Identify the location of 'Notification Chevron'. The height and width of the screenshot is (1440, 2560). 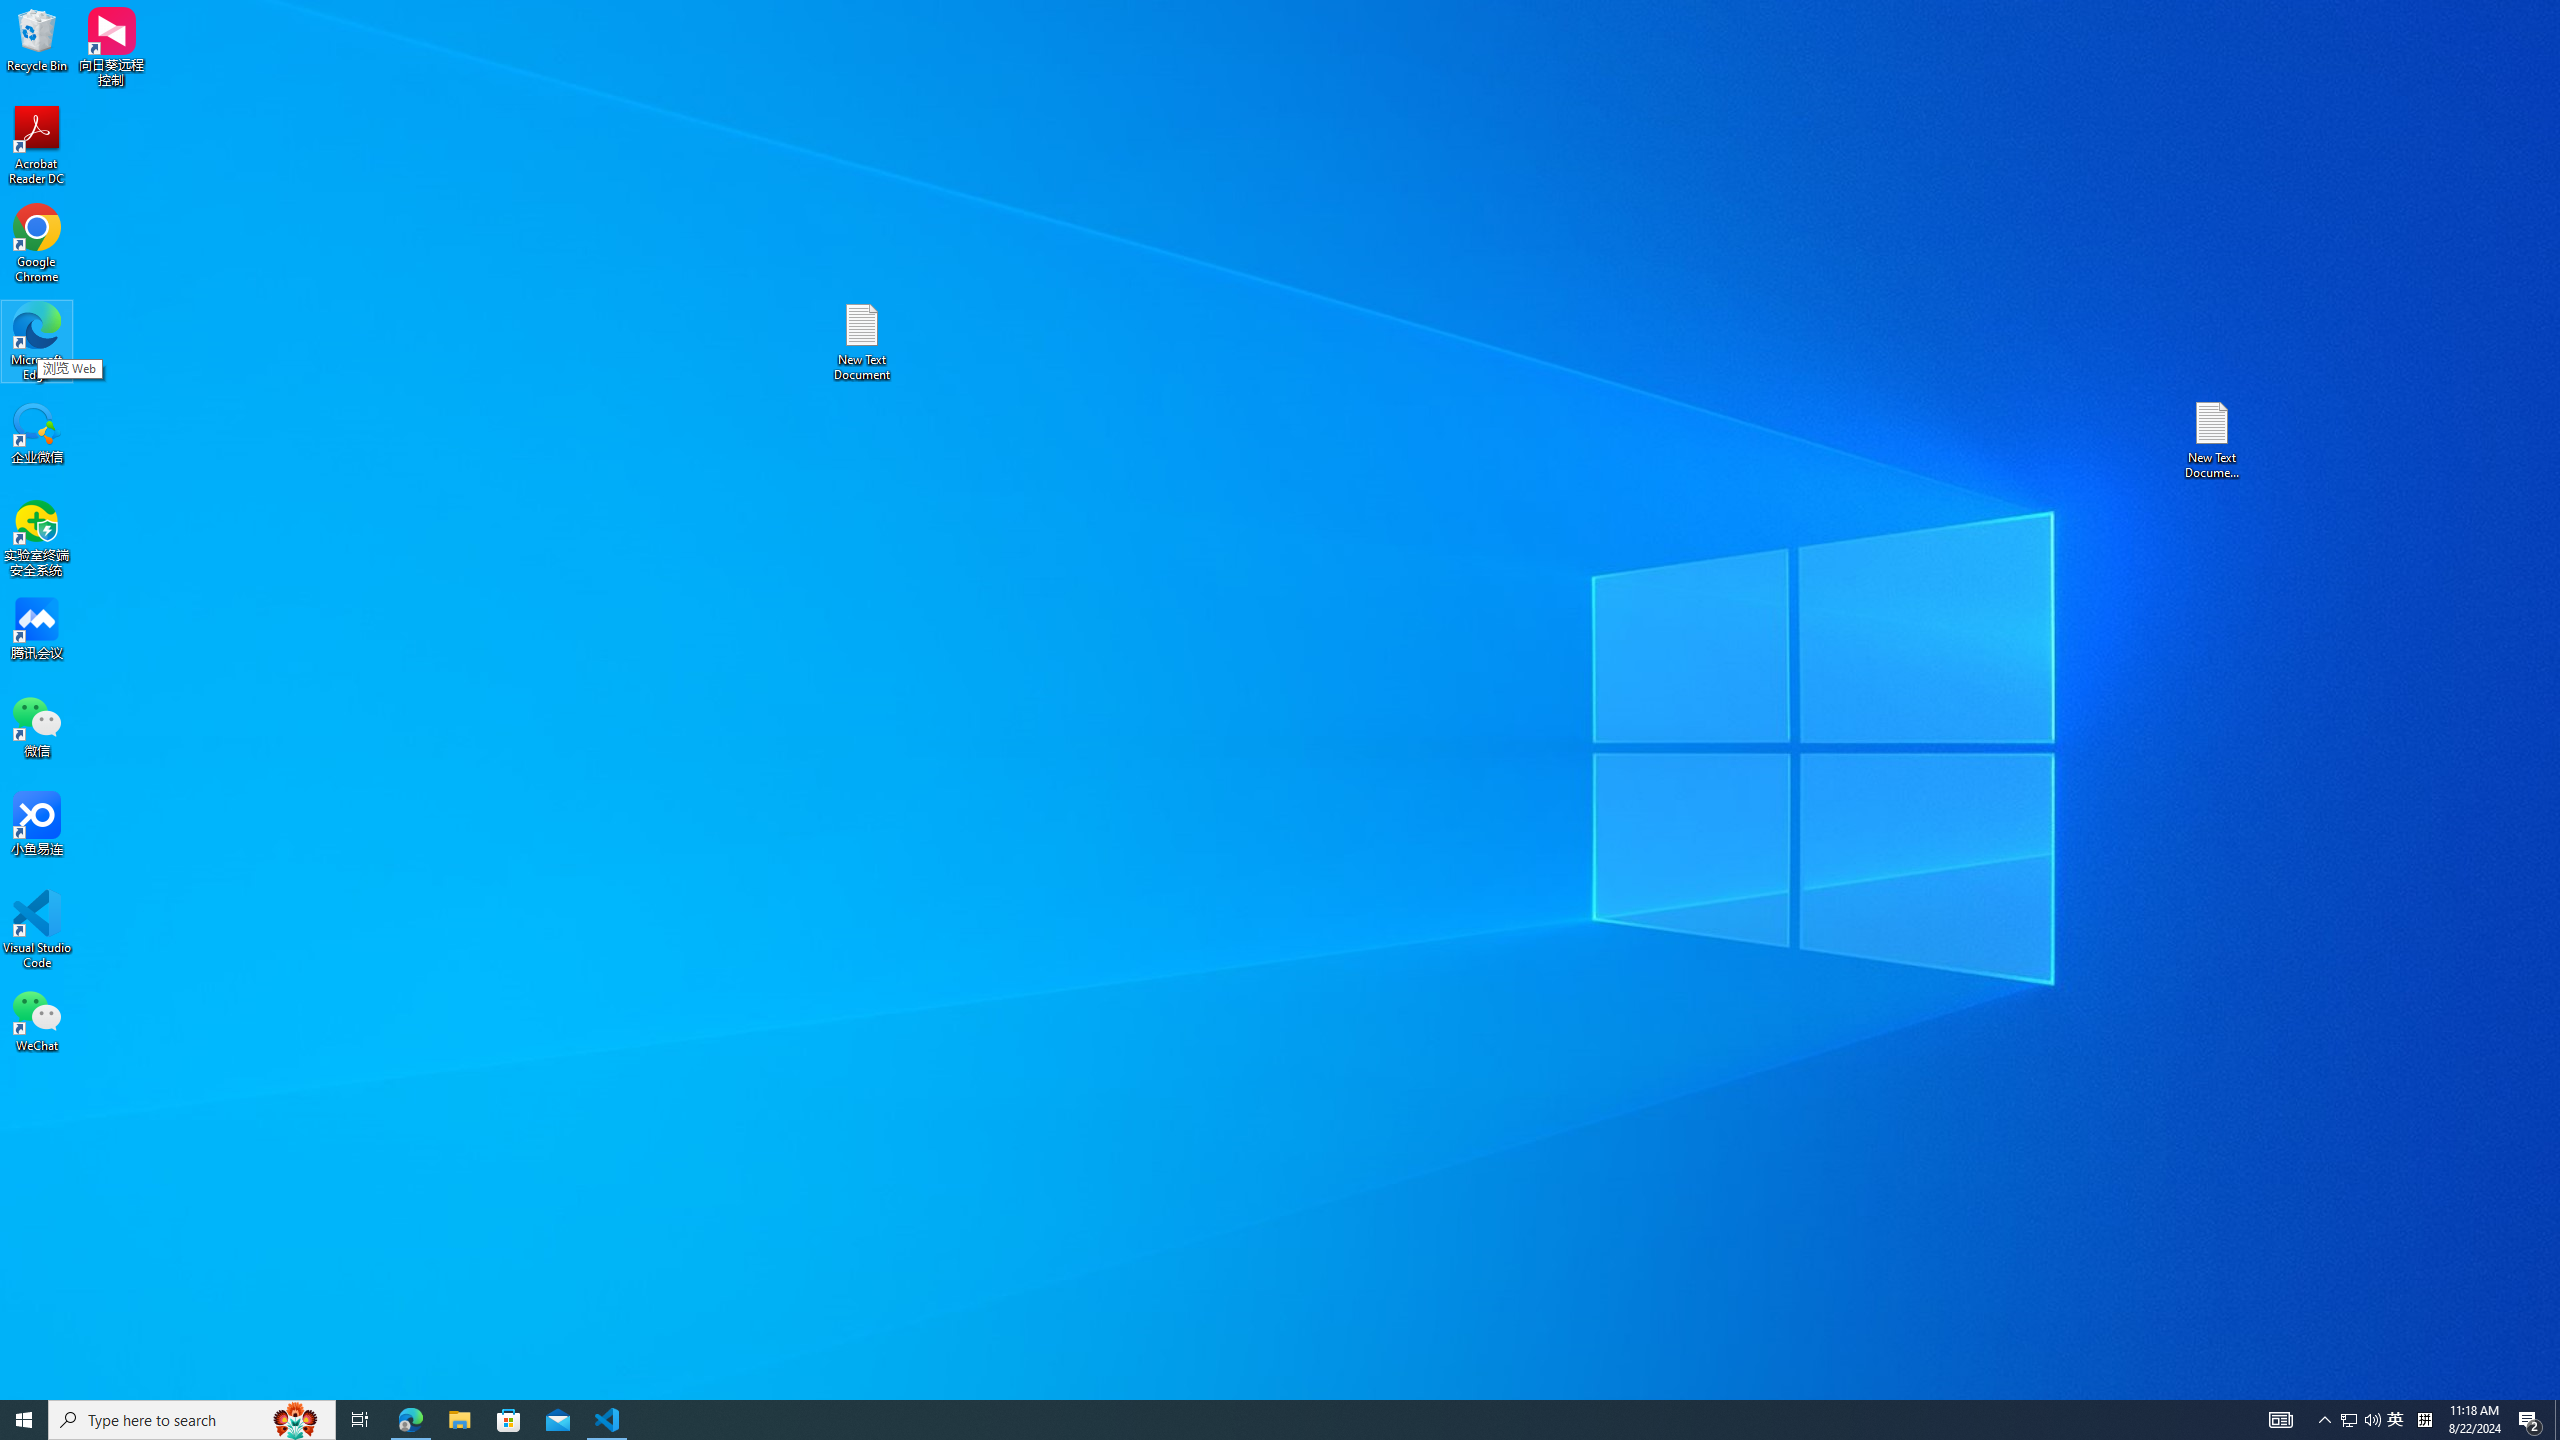
(2324, 1418).